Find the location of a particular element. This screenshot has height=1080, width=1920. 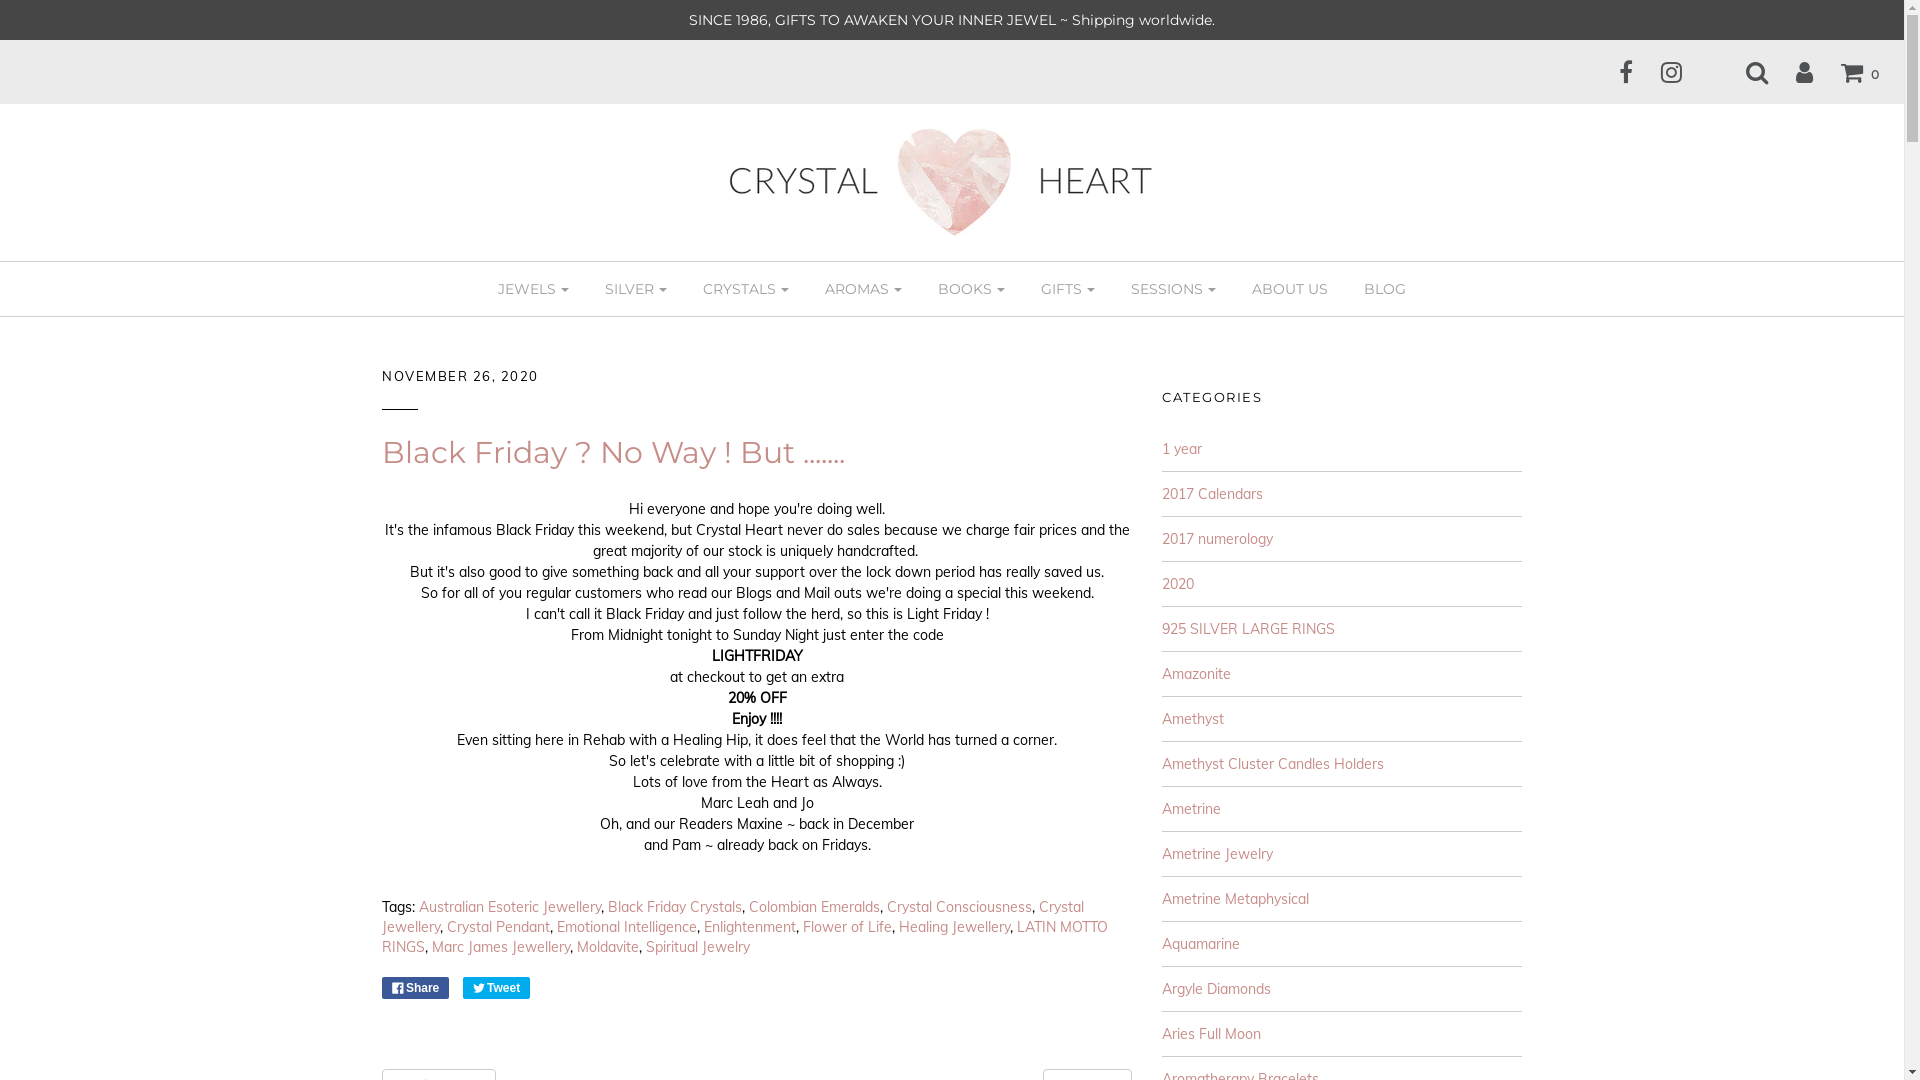

'Search' is located at coordinates (1743, 71).